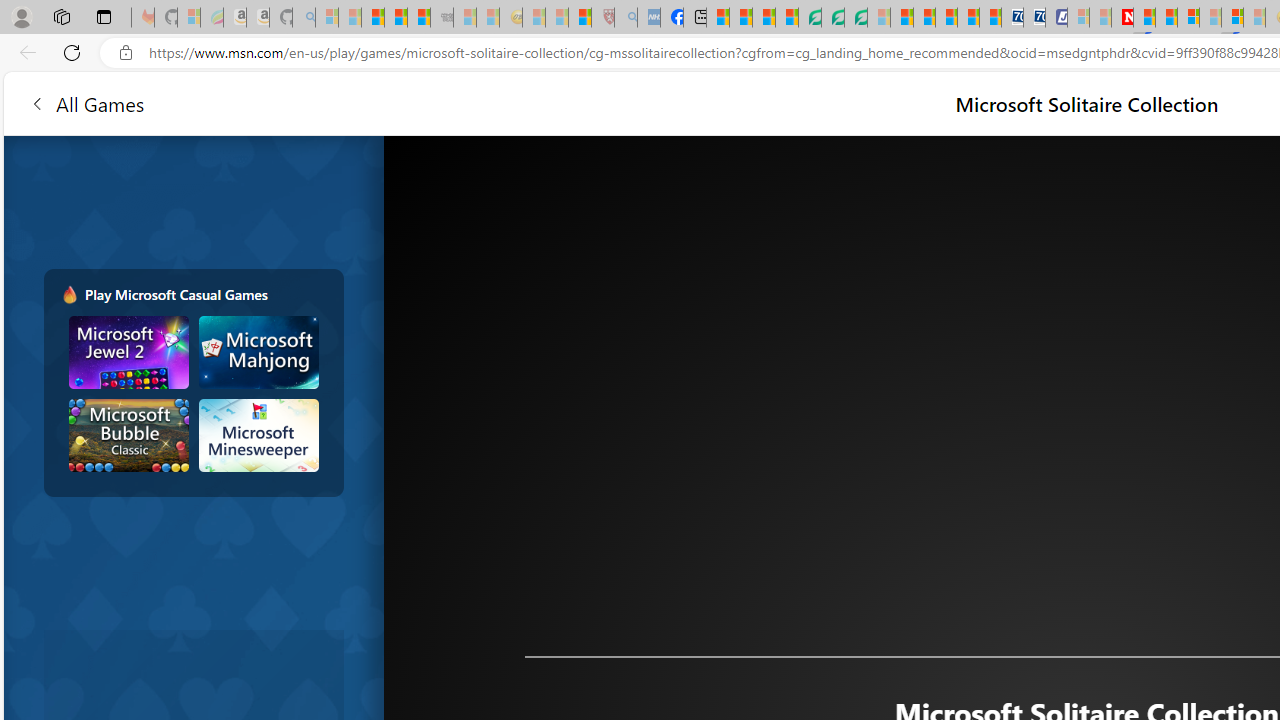  Describe the element at coordinates (832, 17) in the screenshot. I see `'Terms of Use Agreement'` at that location.